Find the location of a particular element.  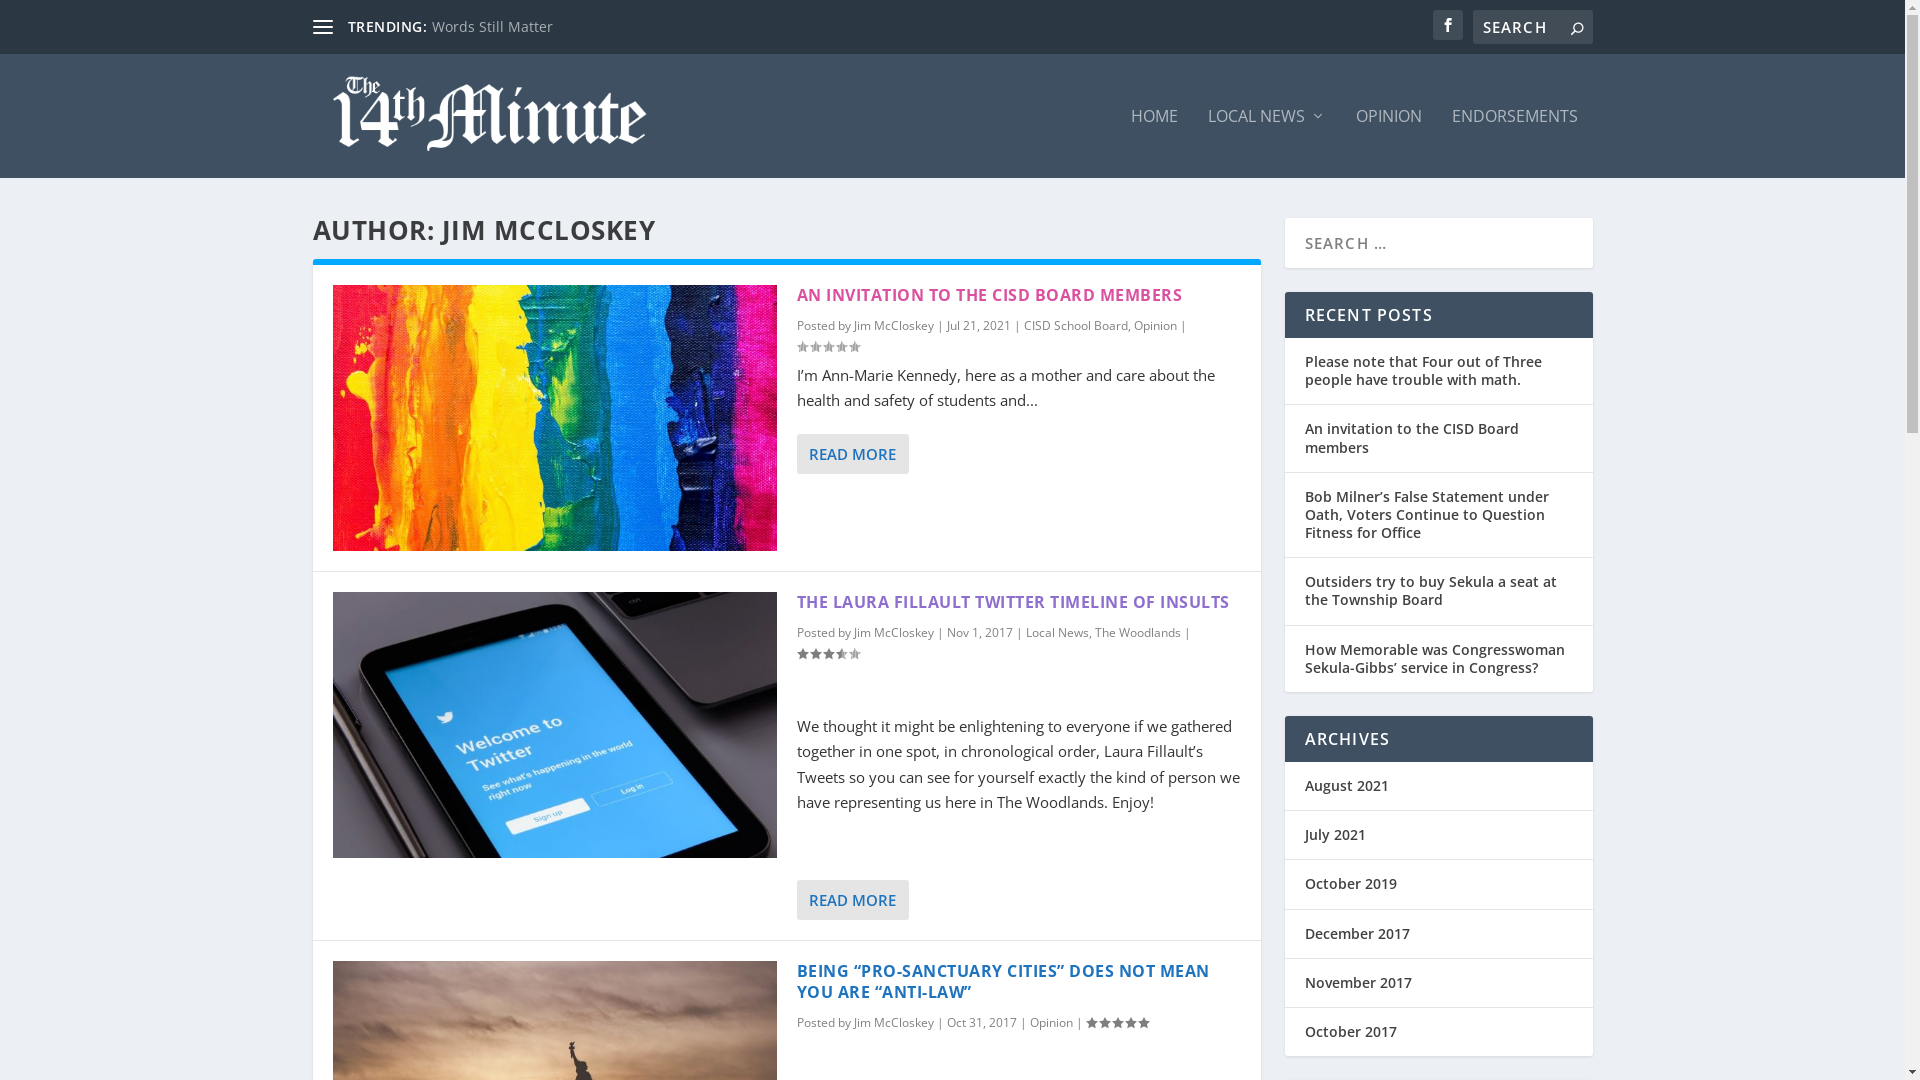

'Words Still Matter' is located at coordinates (492, 26).